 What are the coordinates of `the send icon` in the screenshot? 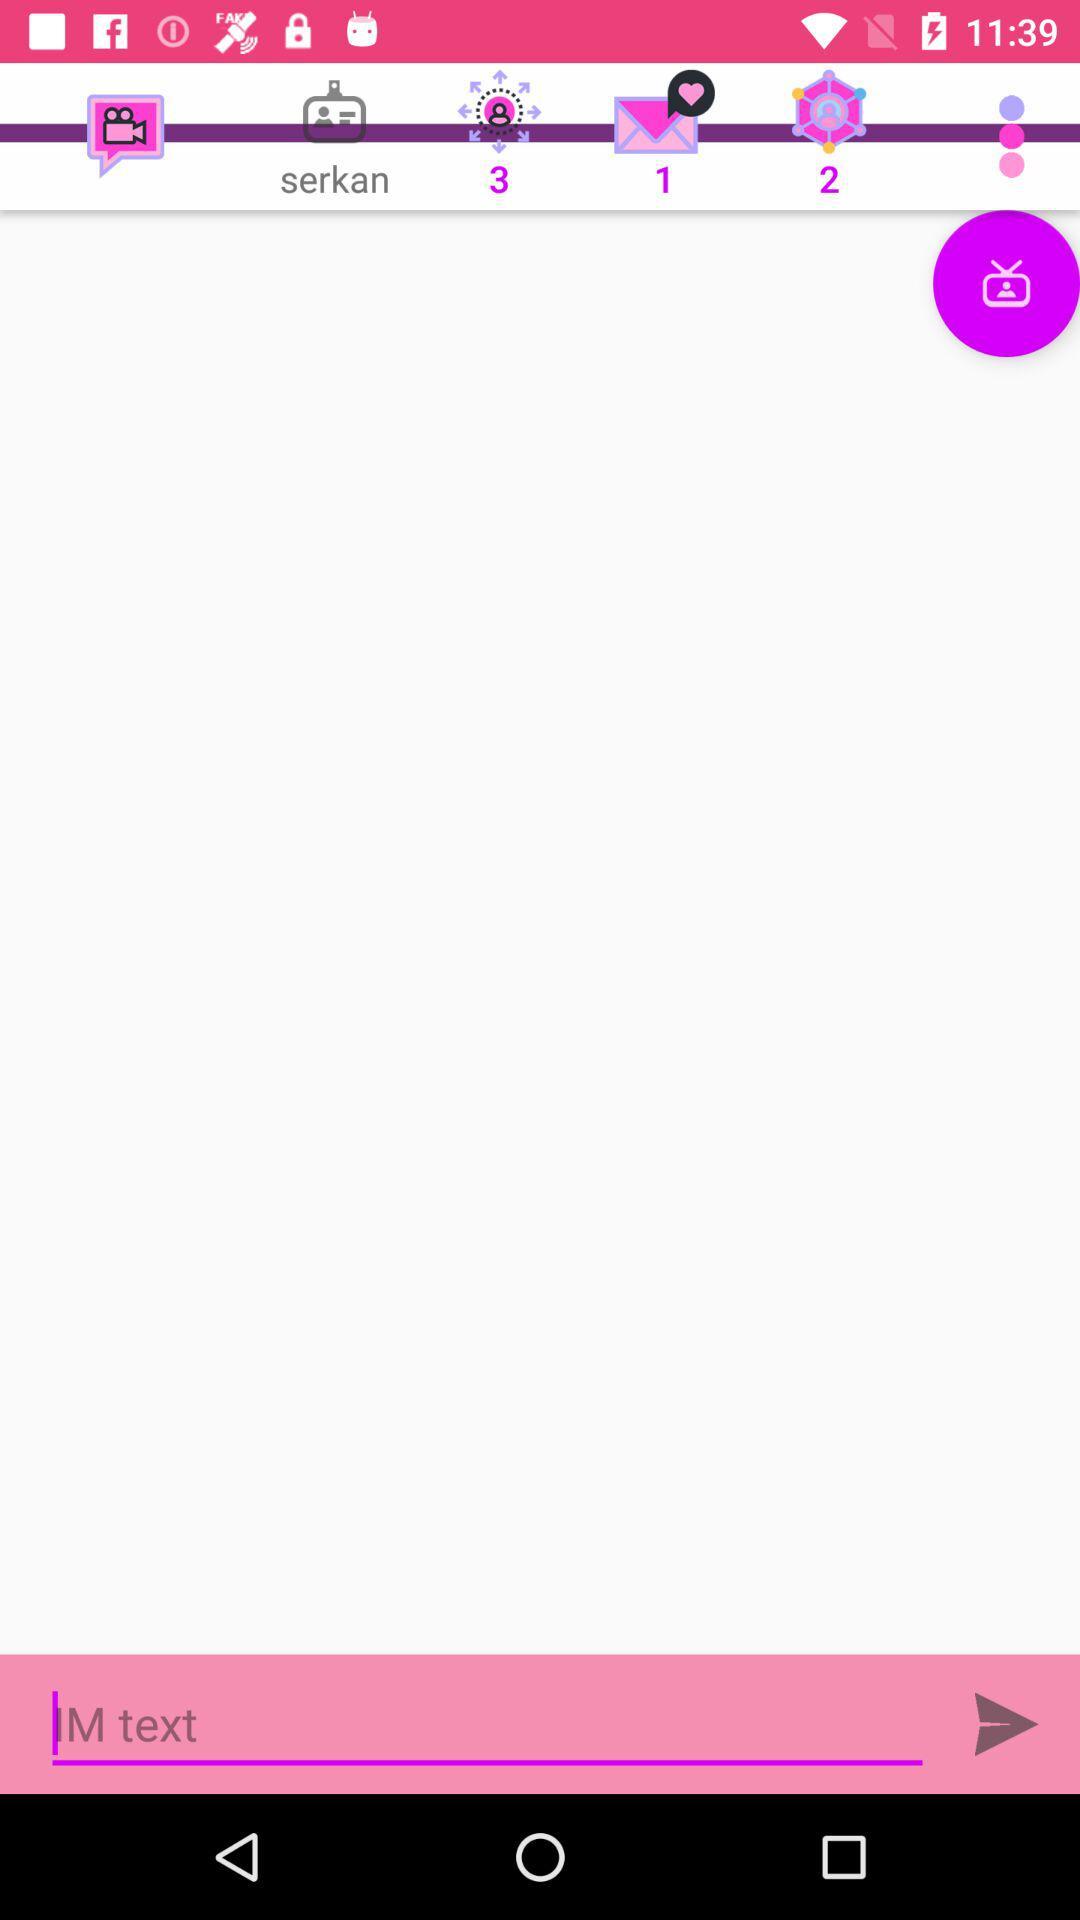 It's located at (1006, 1723).